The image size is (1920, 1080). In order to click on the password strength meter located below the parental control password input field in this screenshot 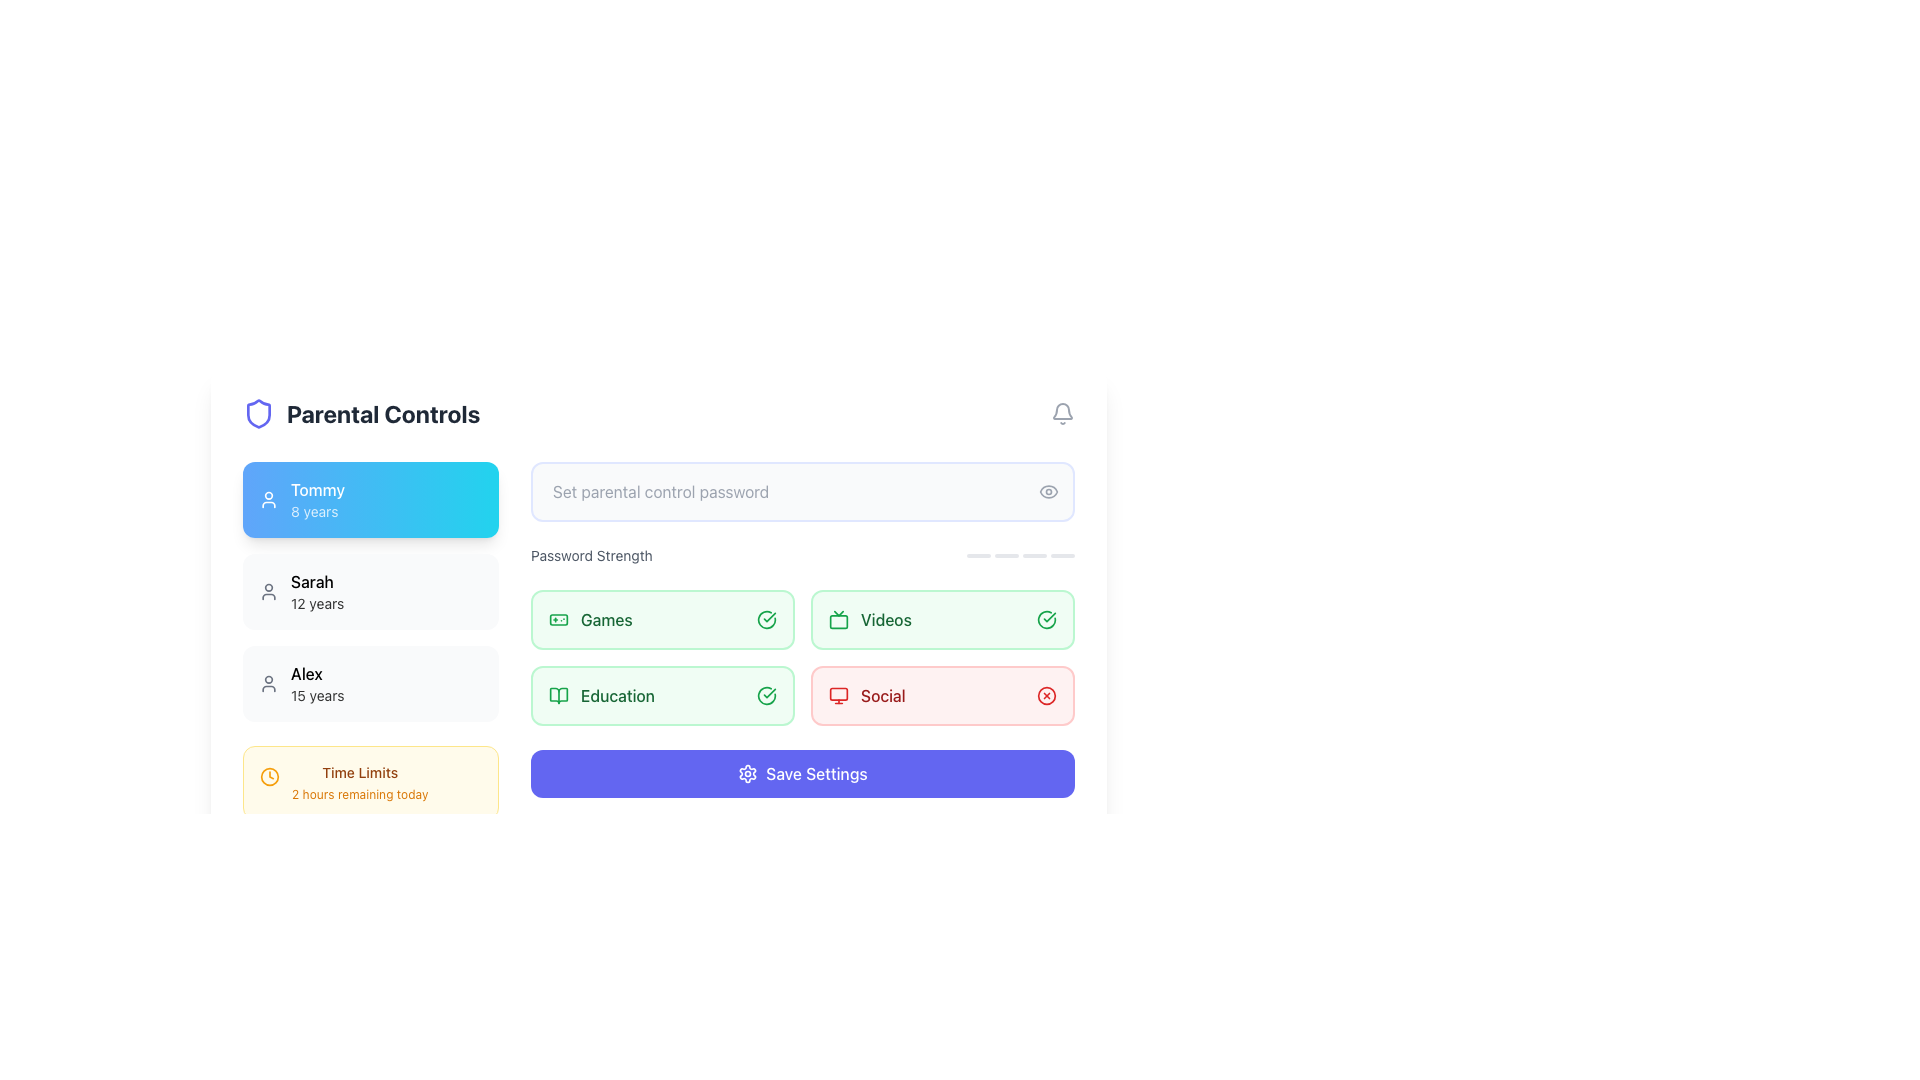, I will do `click(802, 555)`.